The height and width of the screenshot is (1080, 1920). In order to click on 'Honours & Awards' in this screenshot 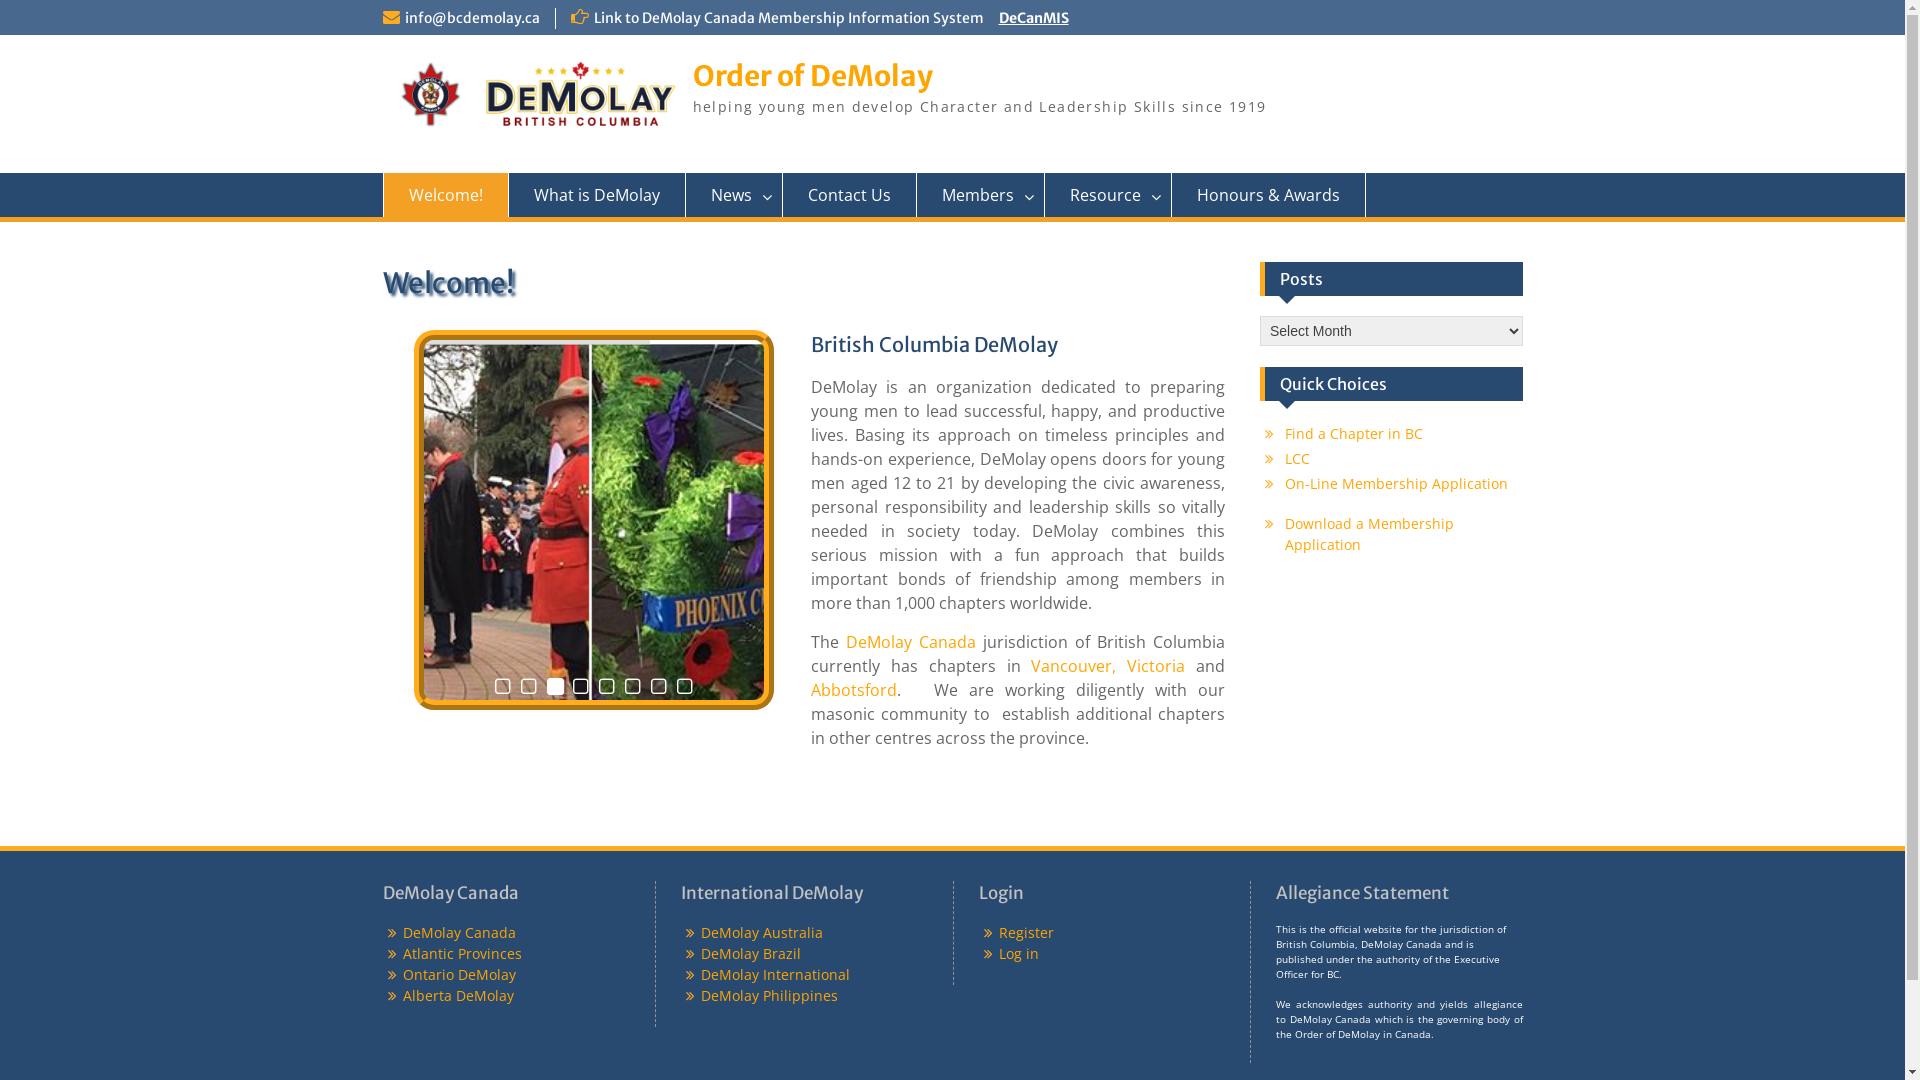, I will do `click(1267, 195)`.